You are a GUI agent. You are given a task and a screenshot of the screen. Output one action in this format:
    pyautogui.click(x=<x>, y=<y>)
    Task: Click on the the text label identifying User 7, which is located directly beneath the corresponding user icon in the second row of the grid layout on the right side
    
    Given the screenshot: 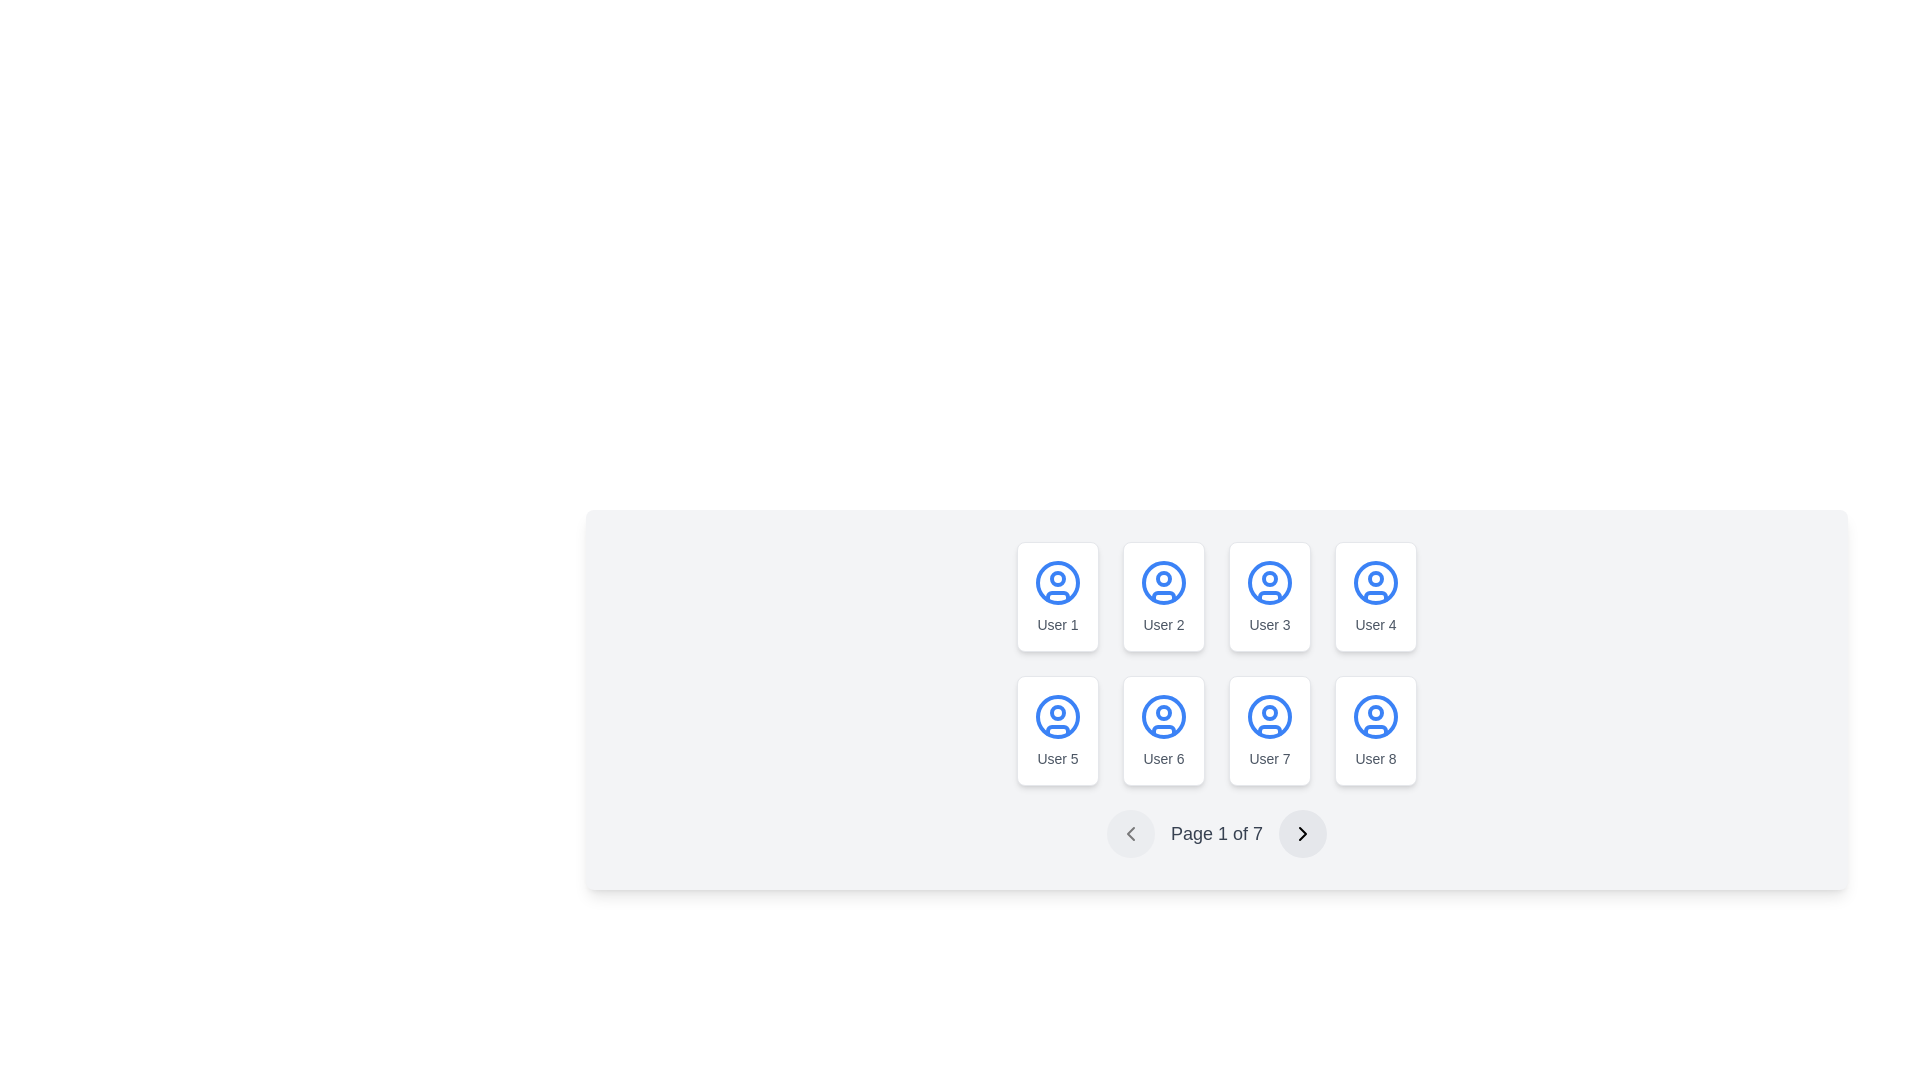 What is the action you would take?
    pyautogui.click(x=1269, y=759)
    